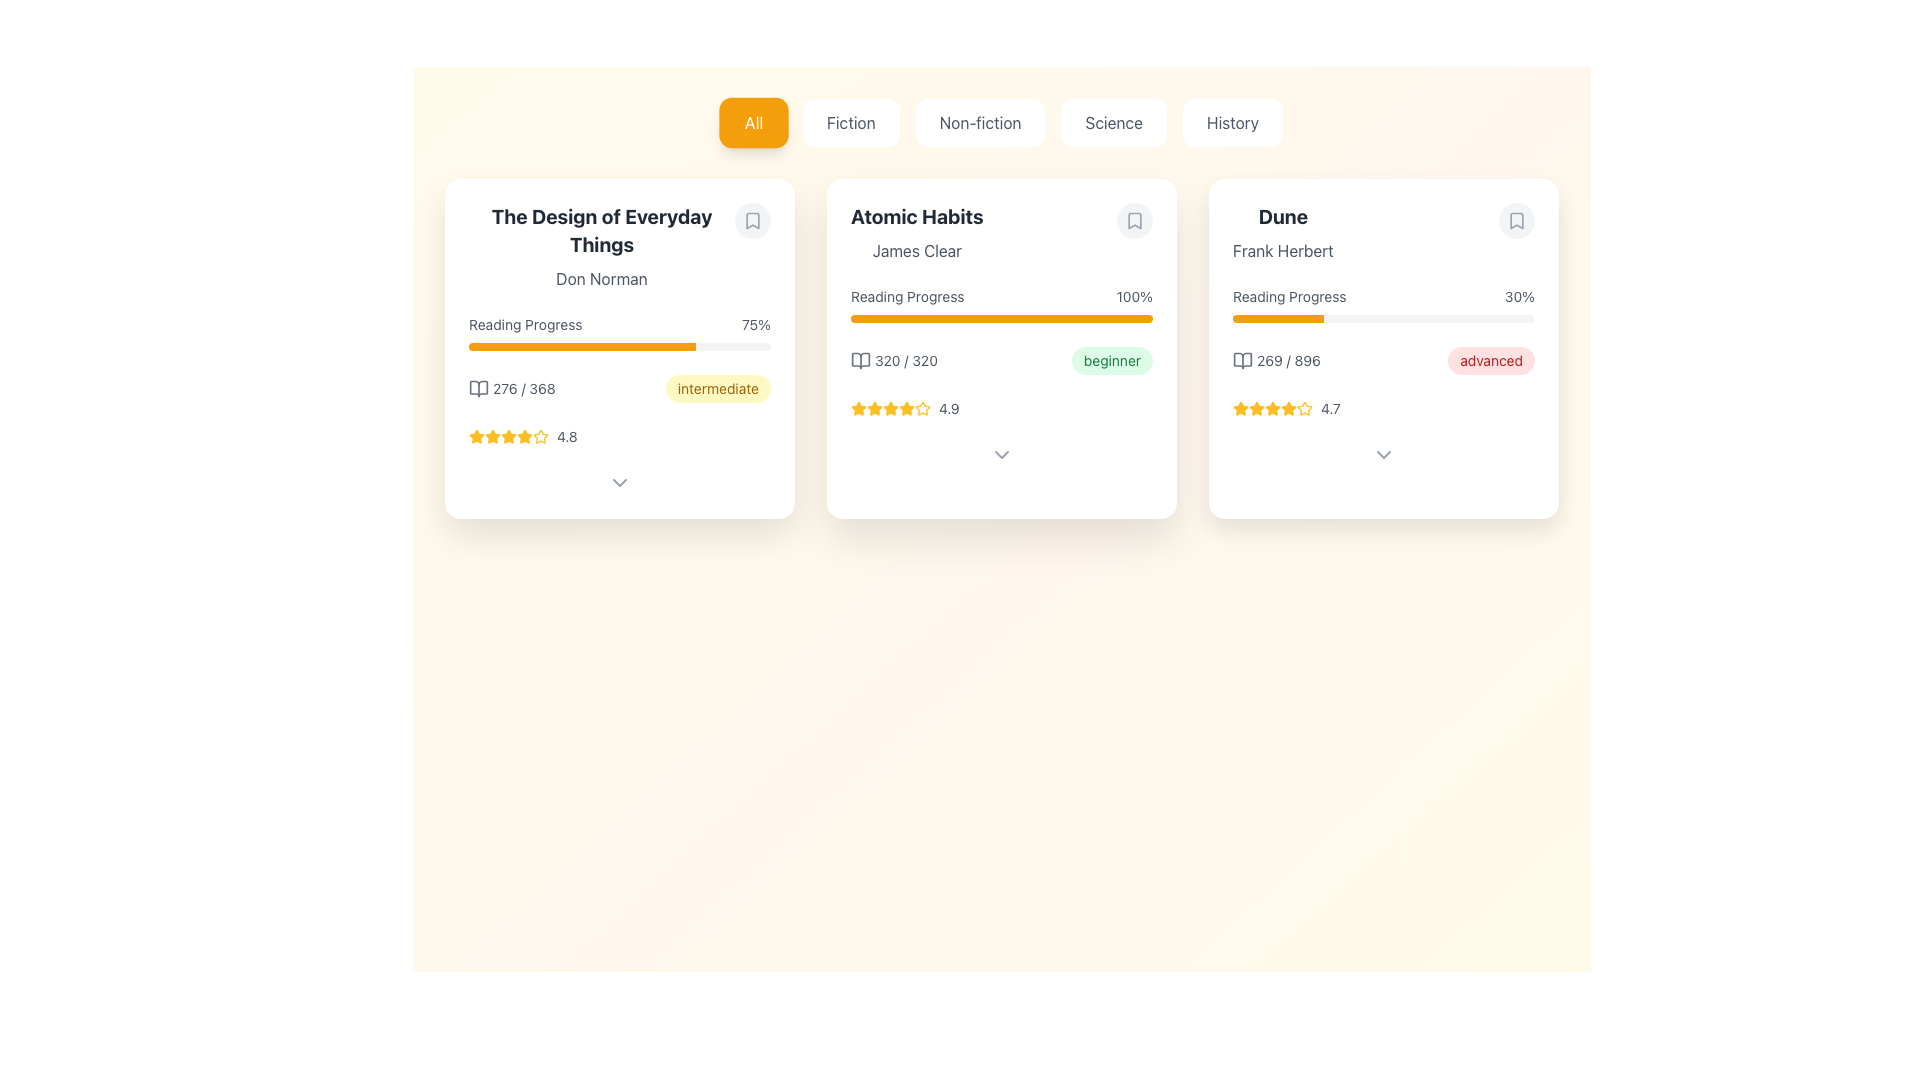 The width and height of the screenshot is (1920, 1080). Describe the element at coordinates (859, 407) in the screenshot. I see `the first rating star icon in the rating section of the 'Atomic Habits' card` at that location.